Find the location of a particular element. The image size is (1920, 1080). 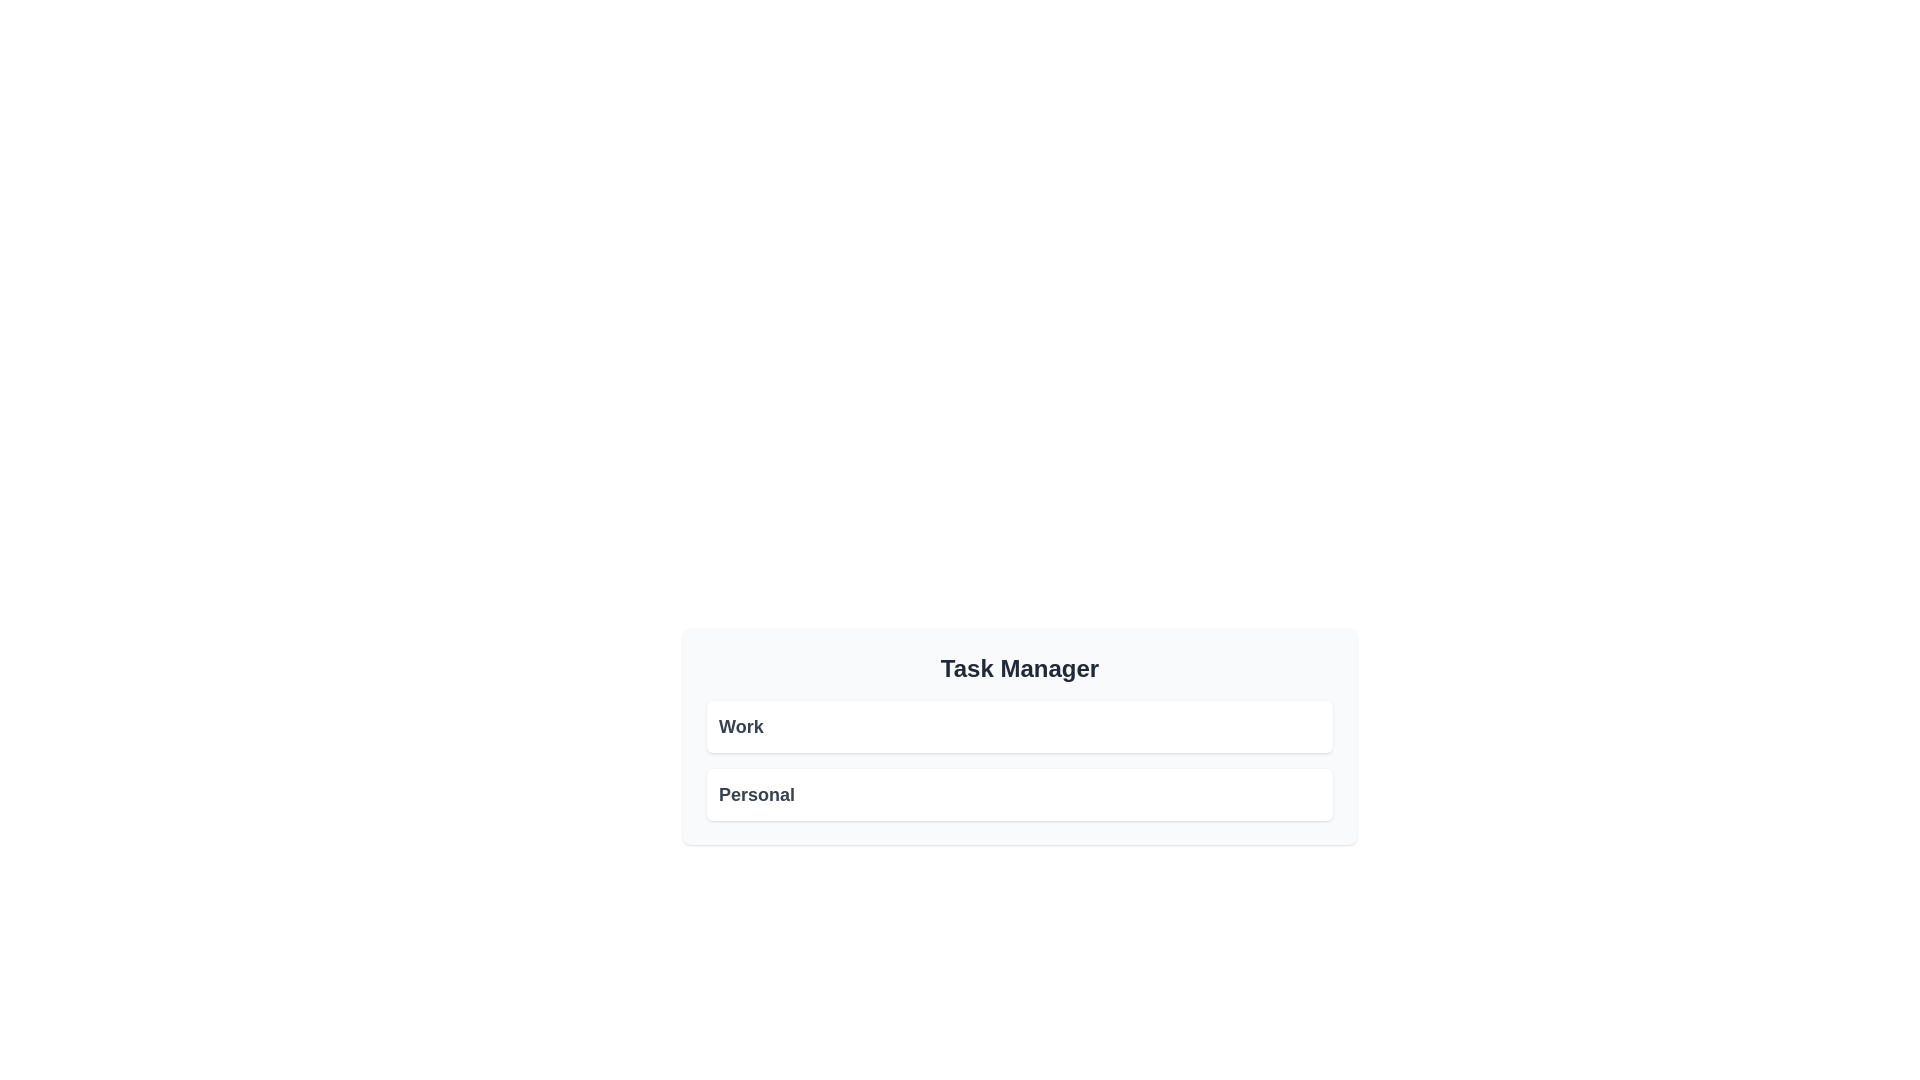

text label indicating the category 'Work' located in the top section of the card layout under 'Task Manager' is located at coordinates (740, 726).